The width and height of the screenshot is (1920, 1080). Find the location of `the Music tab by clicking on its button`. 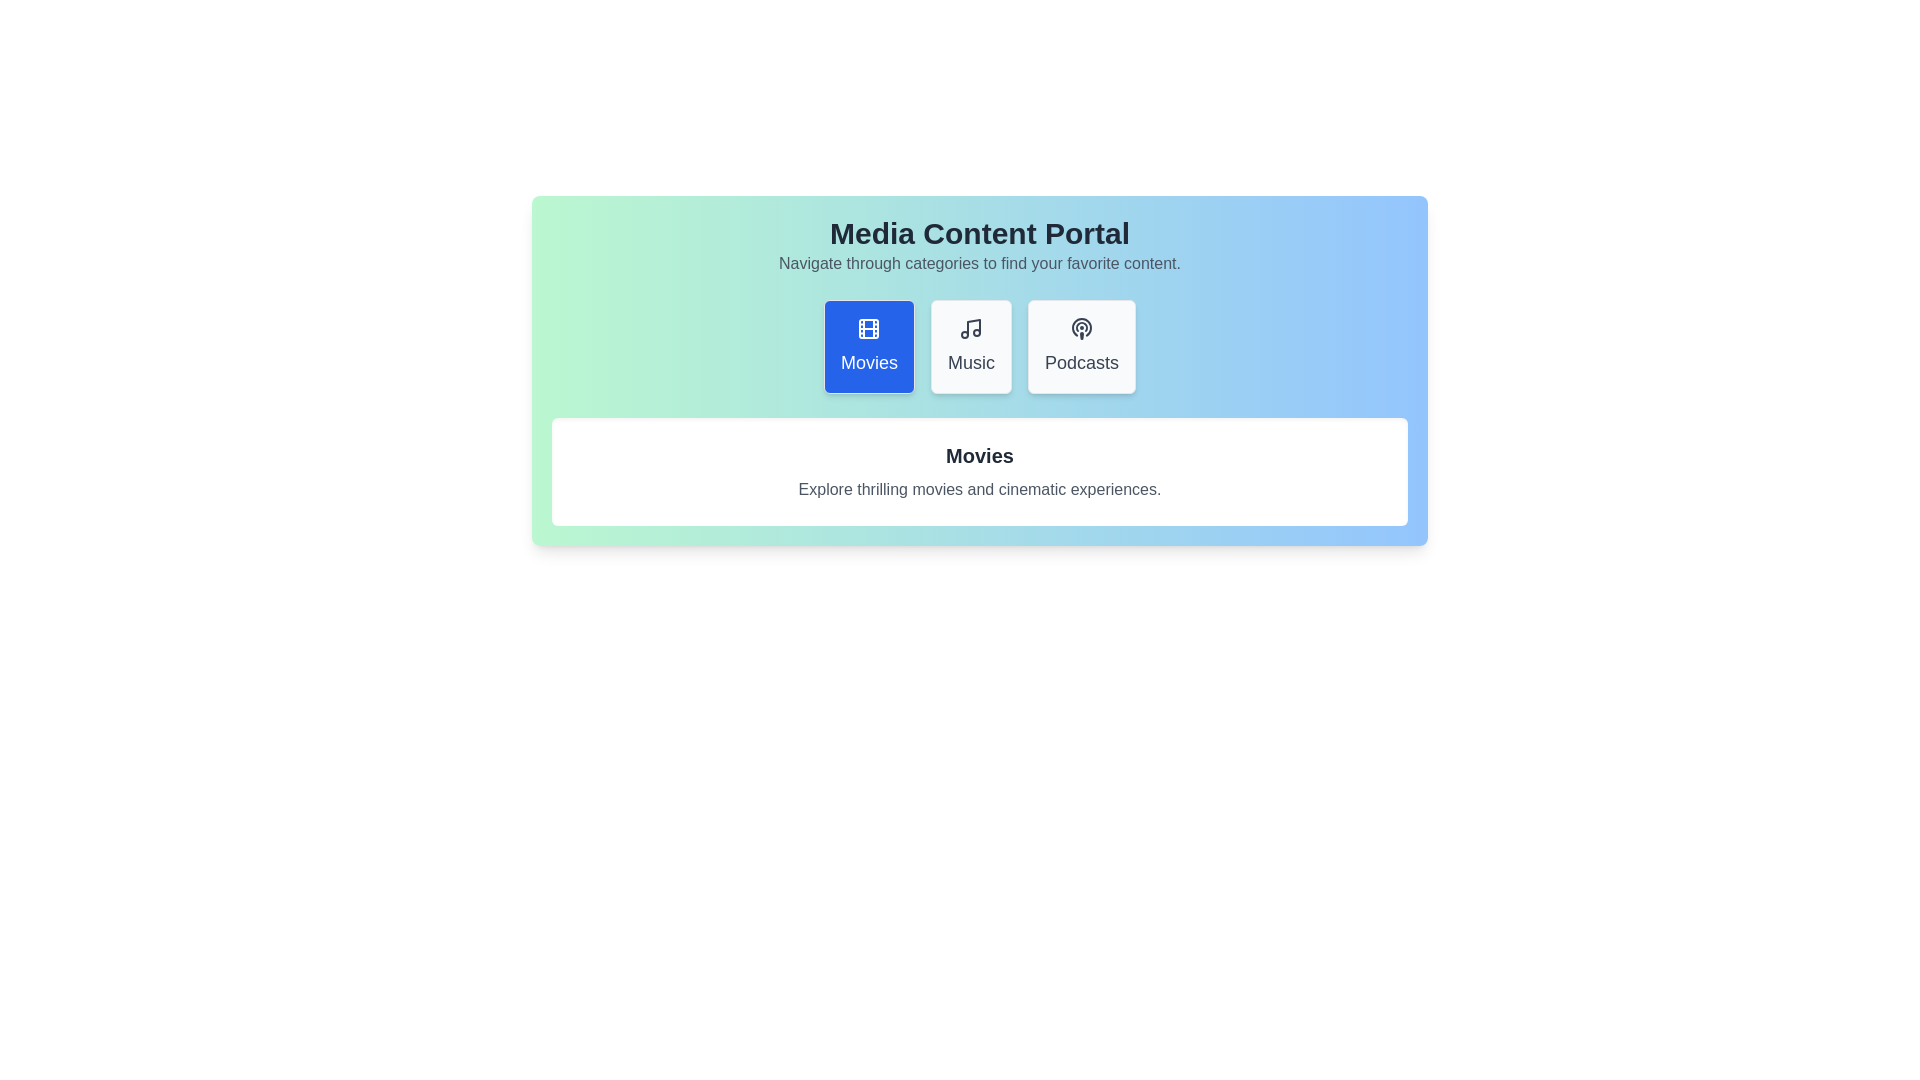

the Music tab by clicking on its button is located at coordinates (970, 346).